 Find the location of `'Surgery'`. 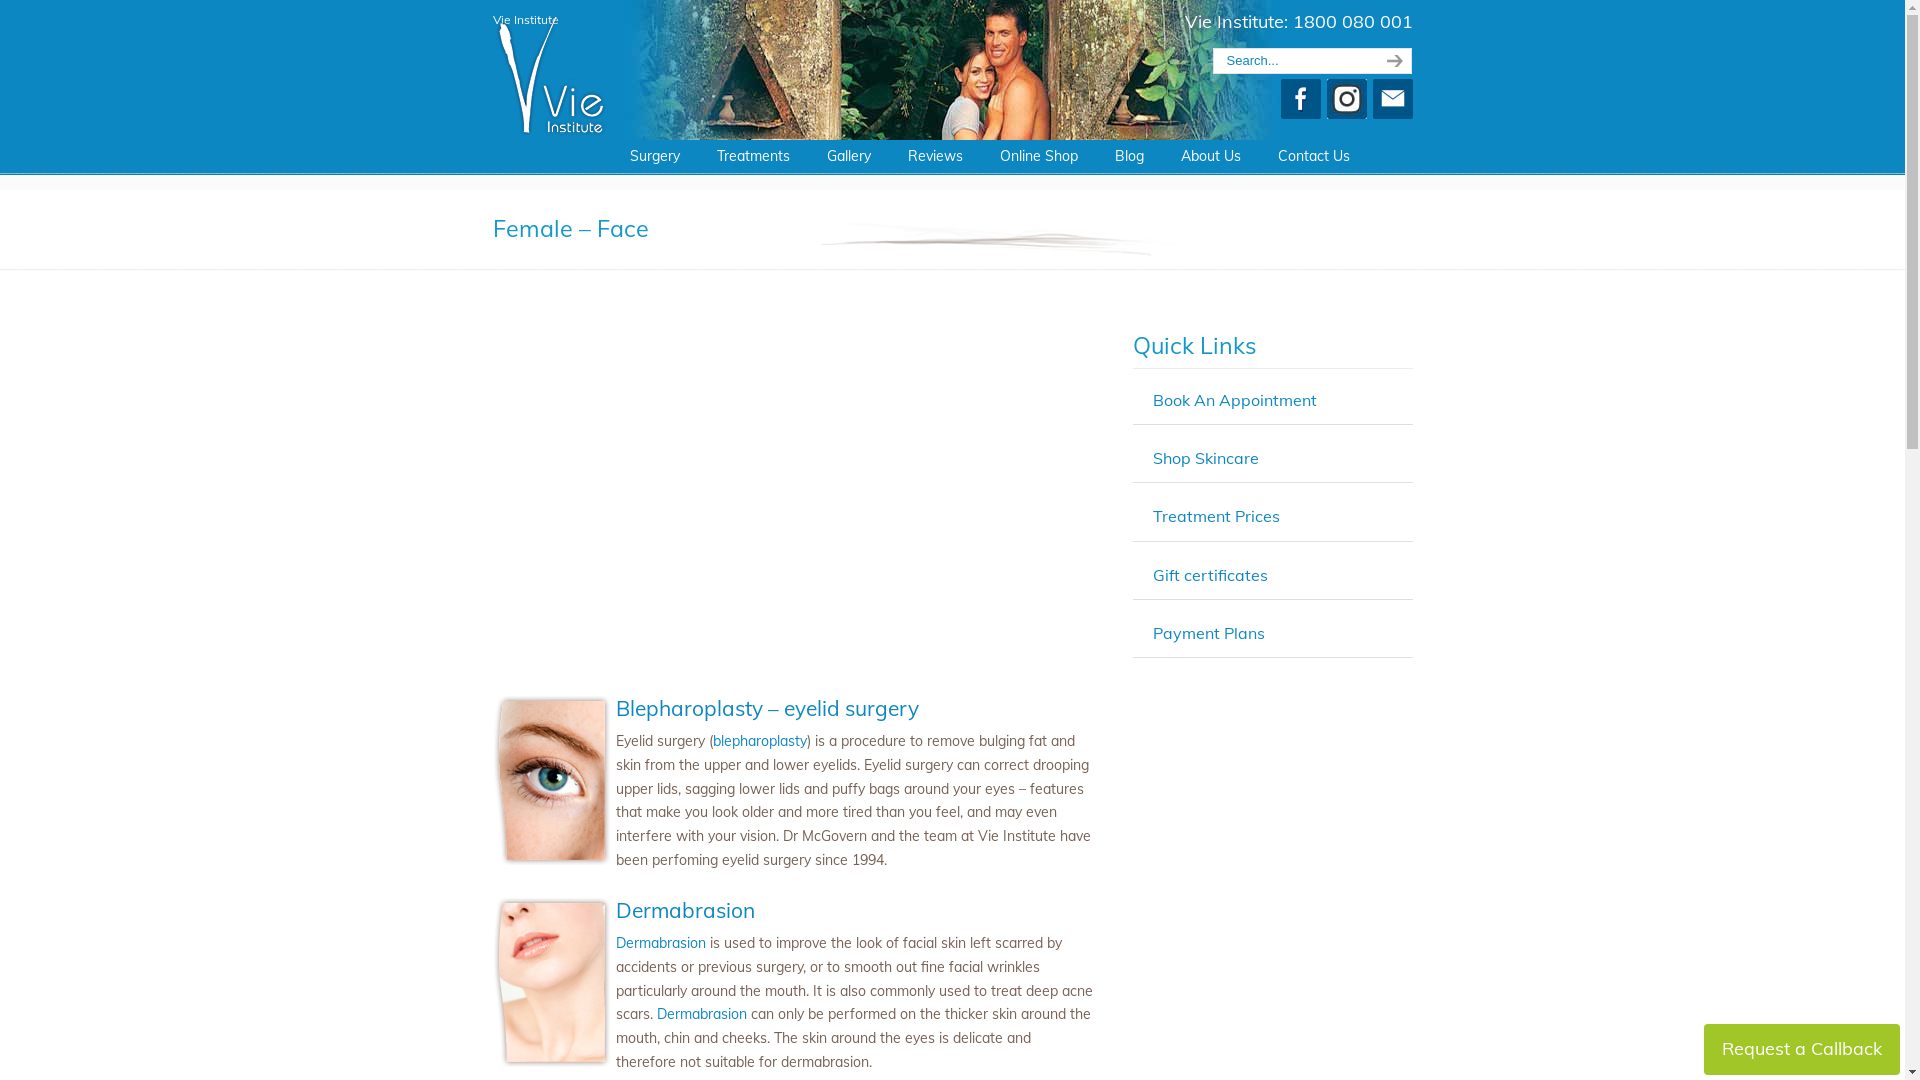

'Surgery' is located at coordinates (654, 154).